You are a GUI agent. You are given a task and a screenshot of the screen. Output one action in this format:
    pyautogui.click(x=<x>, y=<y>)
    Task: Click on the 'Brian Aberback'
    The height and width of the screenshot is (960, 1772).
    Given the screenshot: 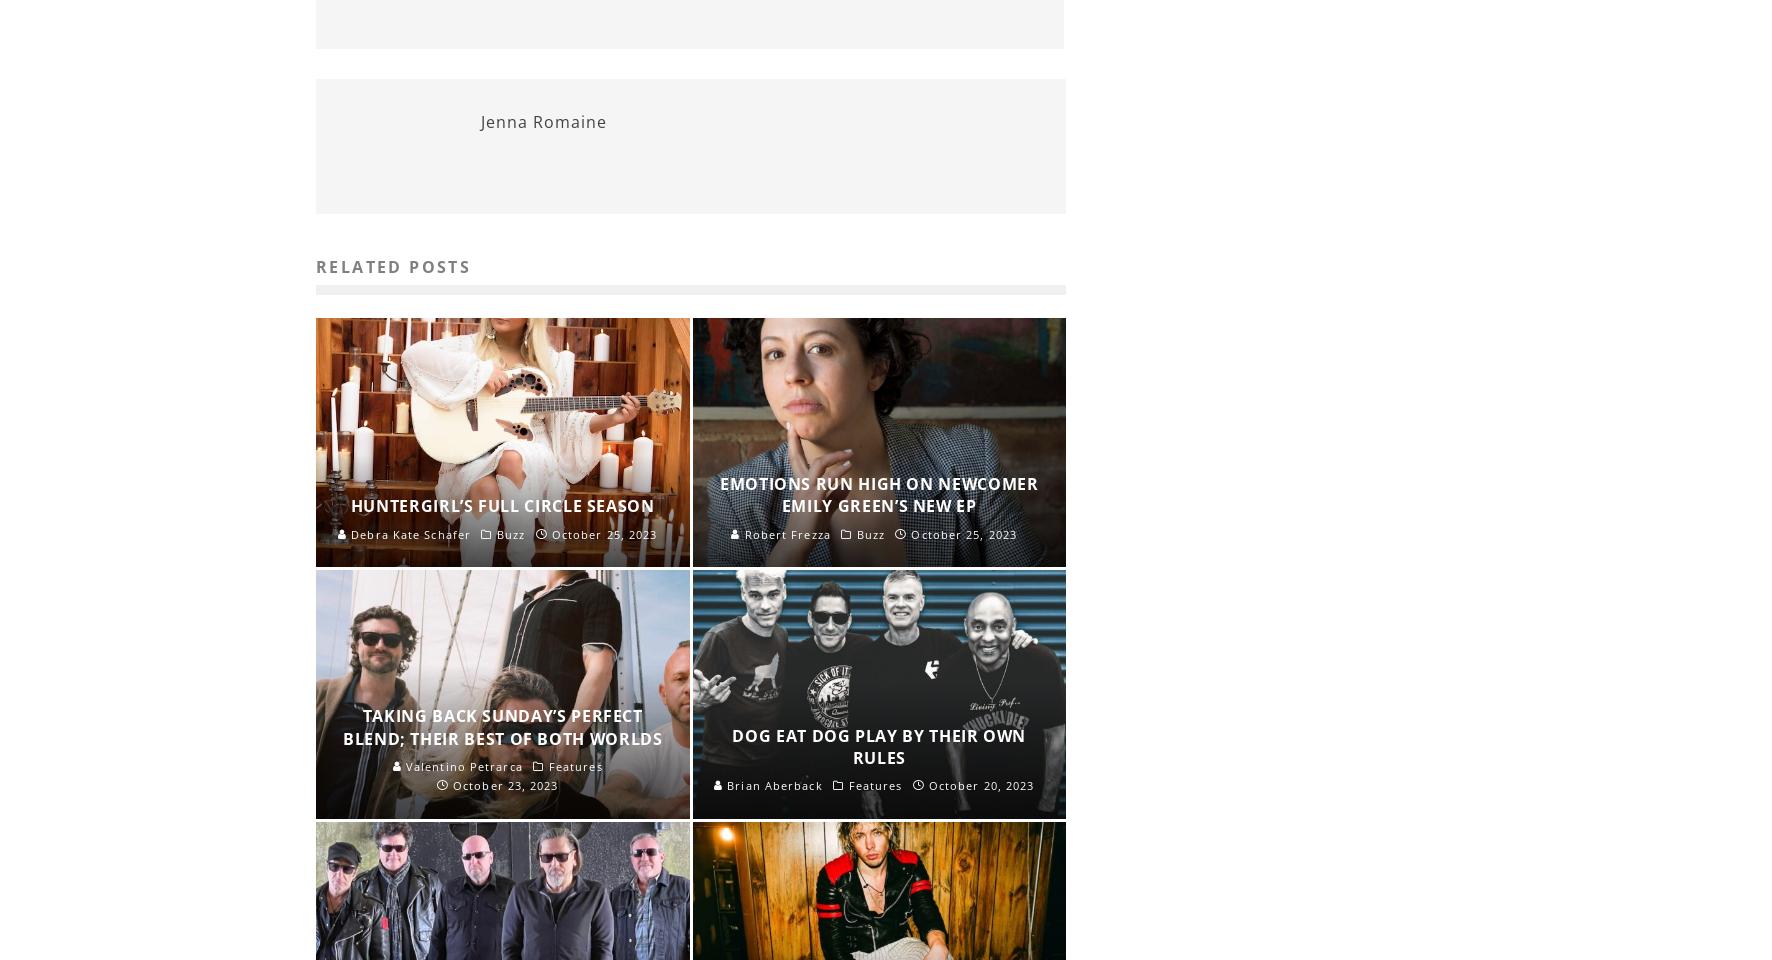 What is the action you would take?
    pyautogui.click(x=771, y=785)
    